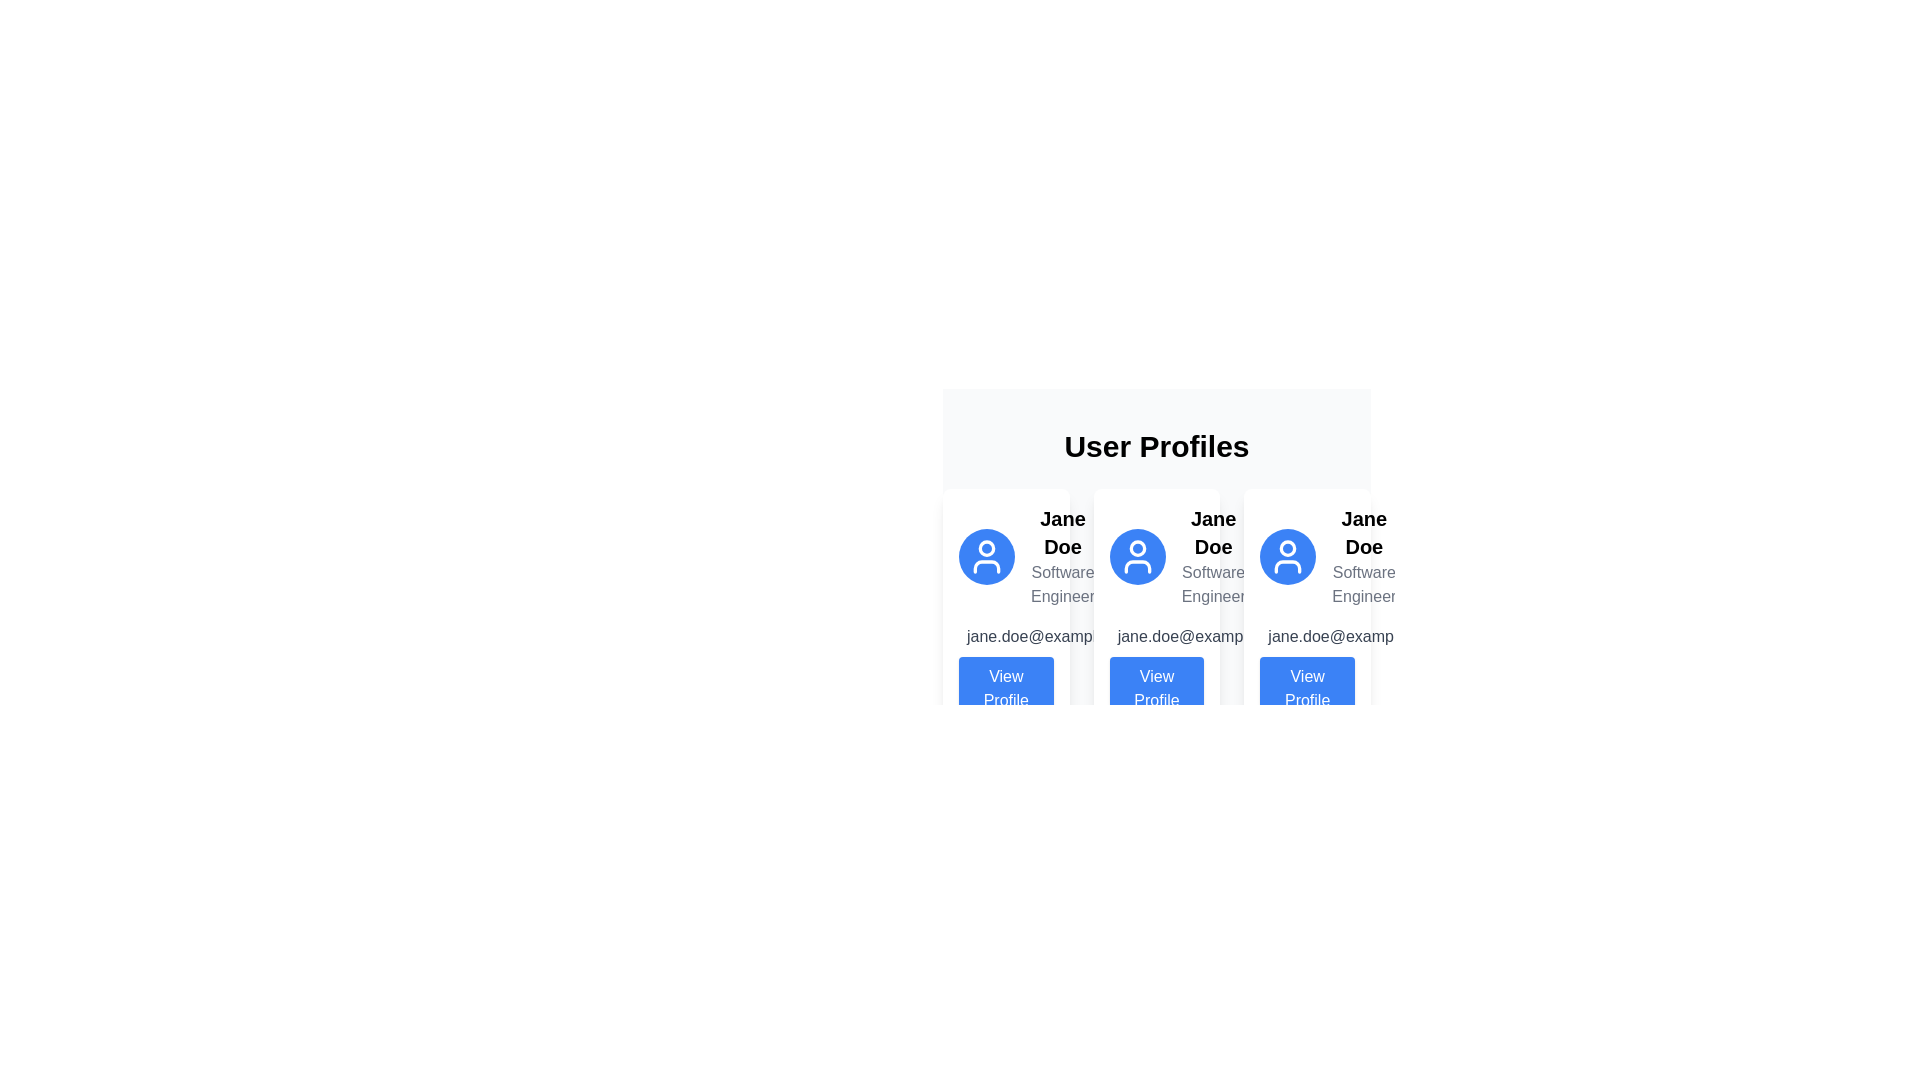 This screenshot has width=1920, height=1080. I want to click on the Circular user avatar icon located at the top middle section of the profile card interface, so click(987, 547).